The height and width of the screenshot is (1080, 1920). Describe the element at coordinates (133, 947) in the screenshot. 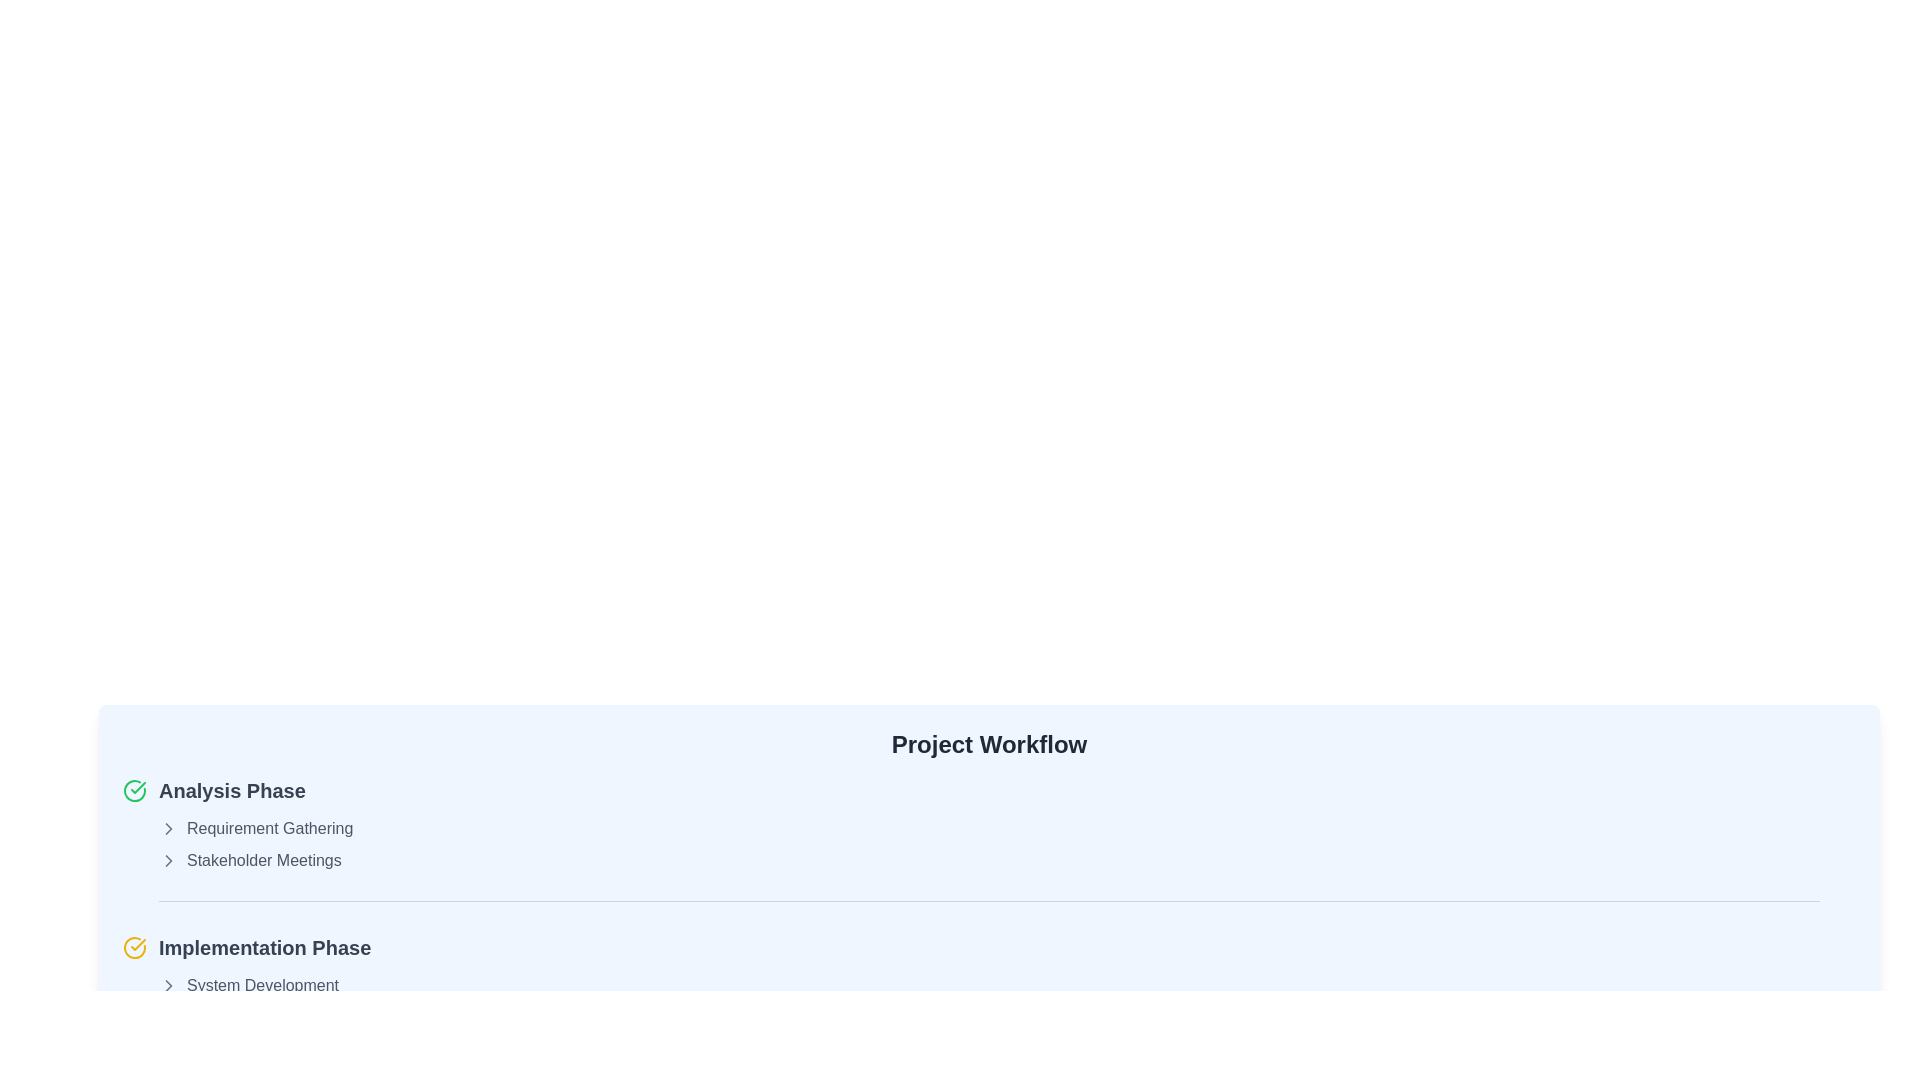

I see `the Icon indicating the completion or active status of the 'Implementation Phase' within the project workflow` at that location.